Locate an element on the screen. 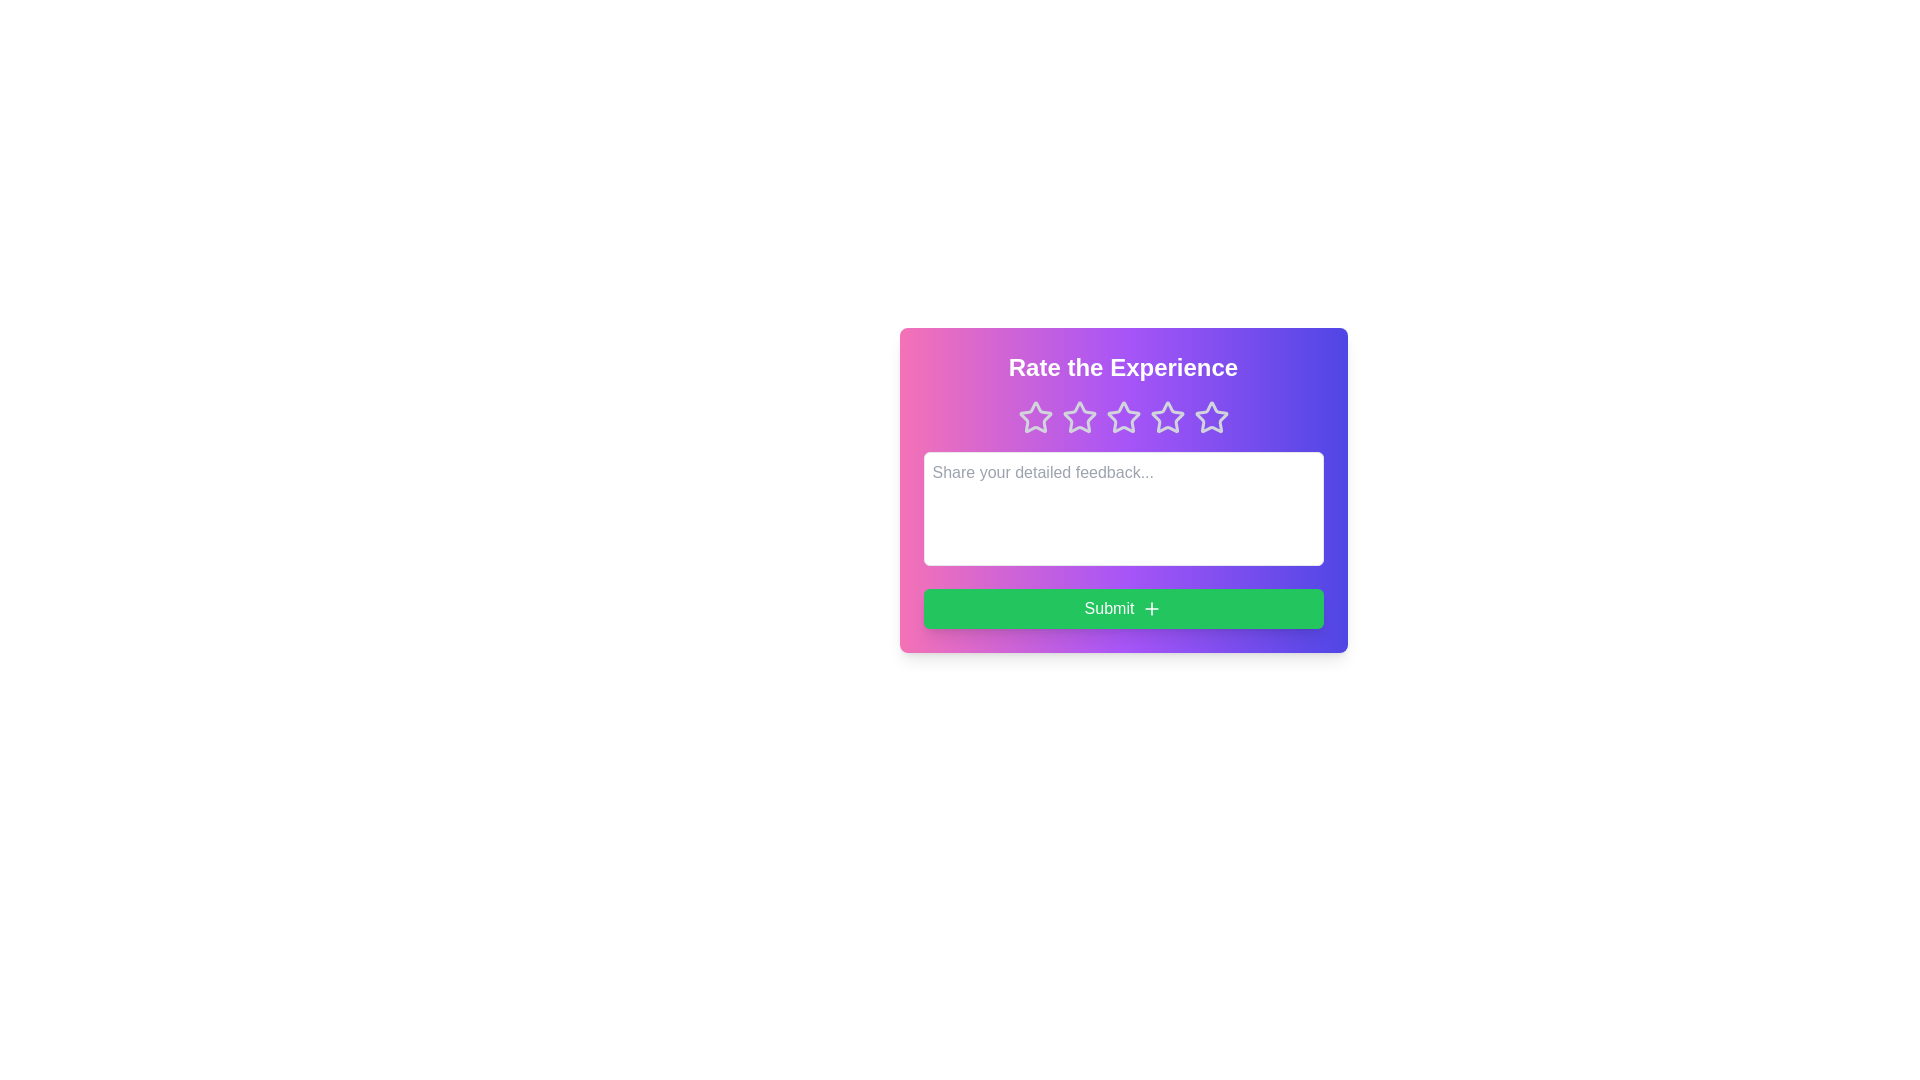  submit button to finalize the rating and feedback is located at coordinates (1123, 608).